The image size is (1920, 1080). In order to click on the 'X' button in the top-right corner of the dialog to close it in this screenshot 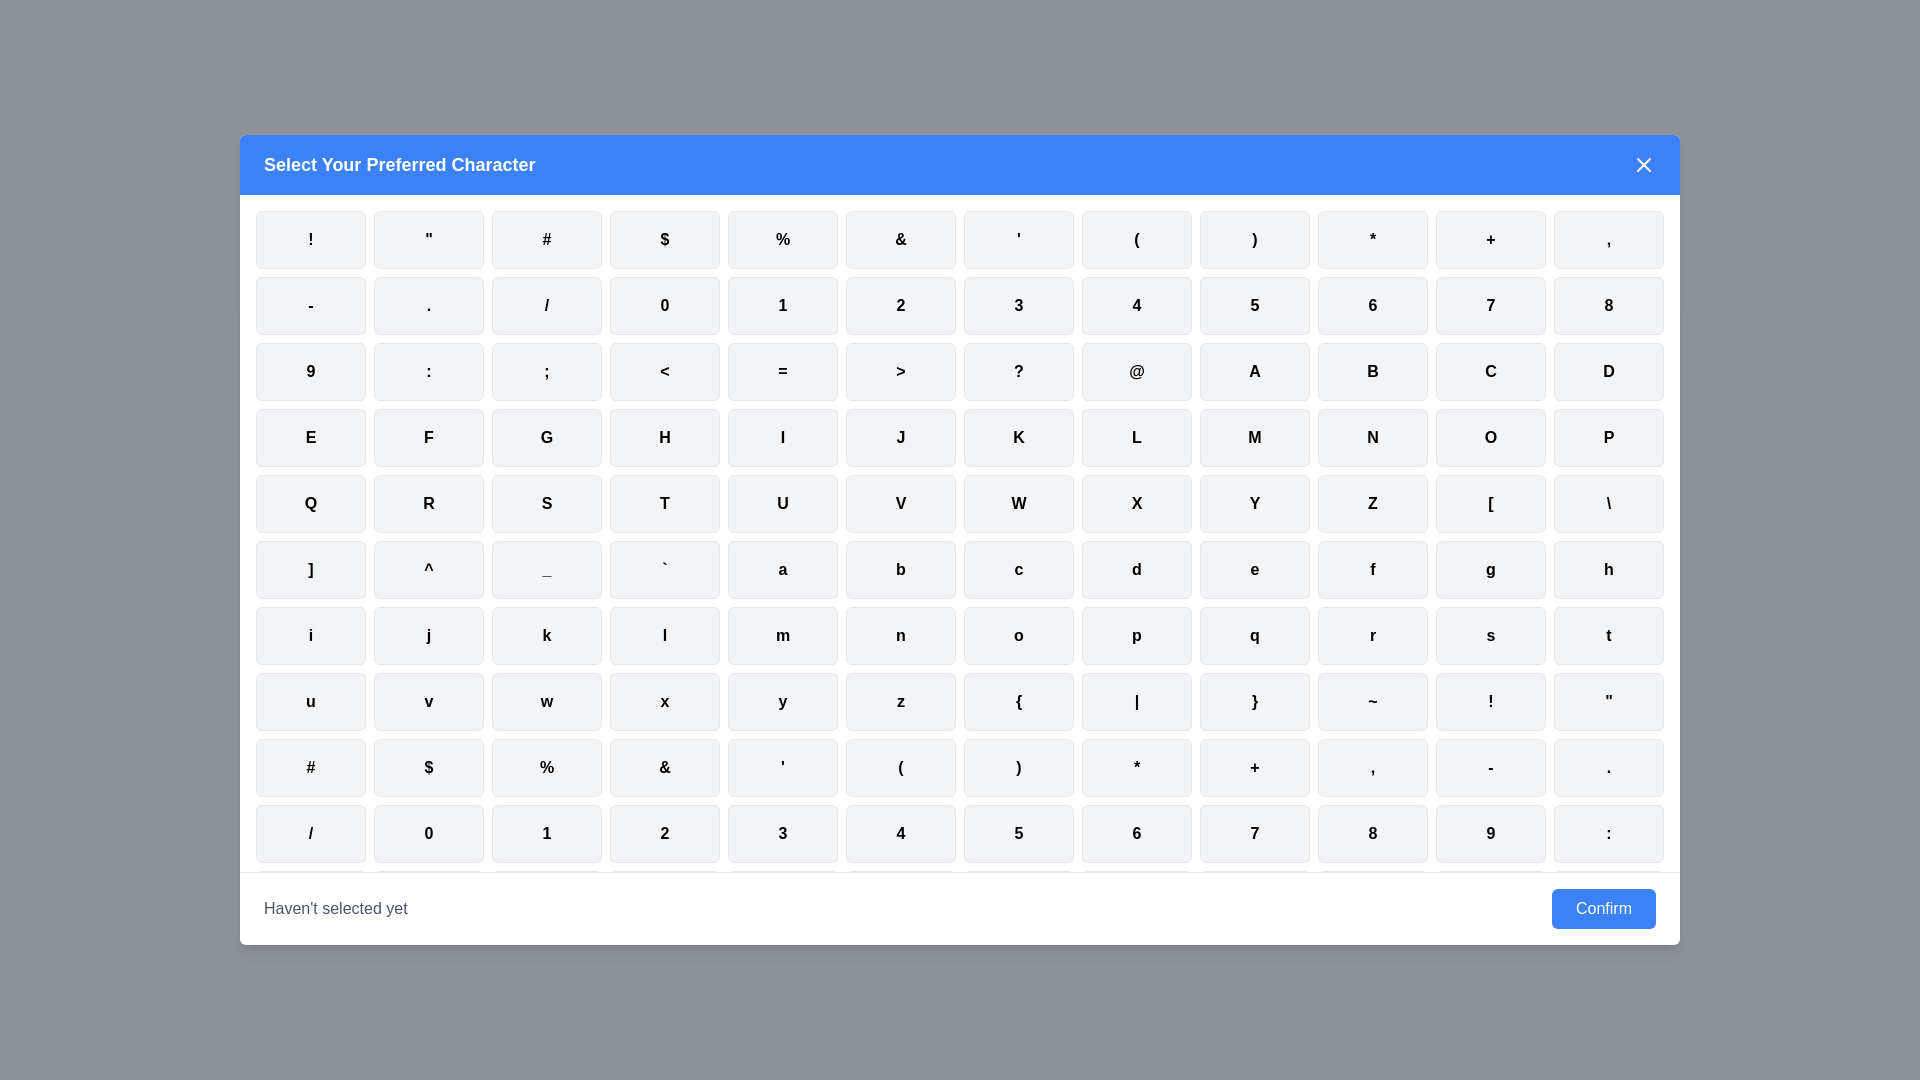, I will do `click(1643, 164)`.